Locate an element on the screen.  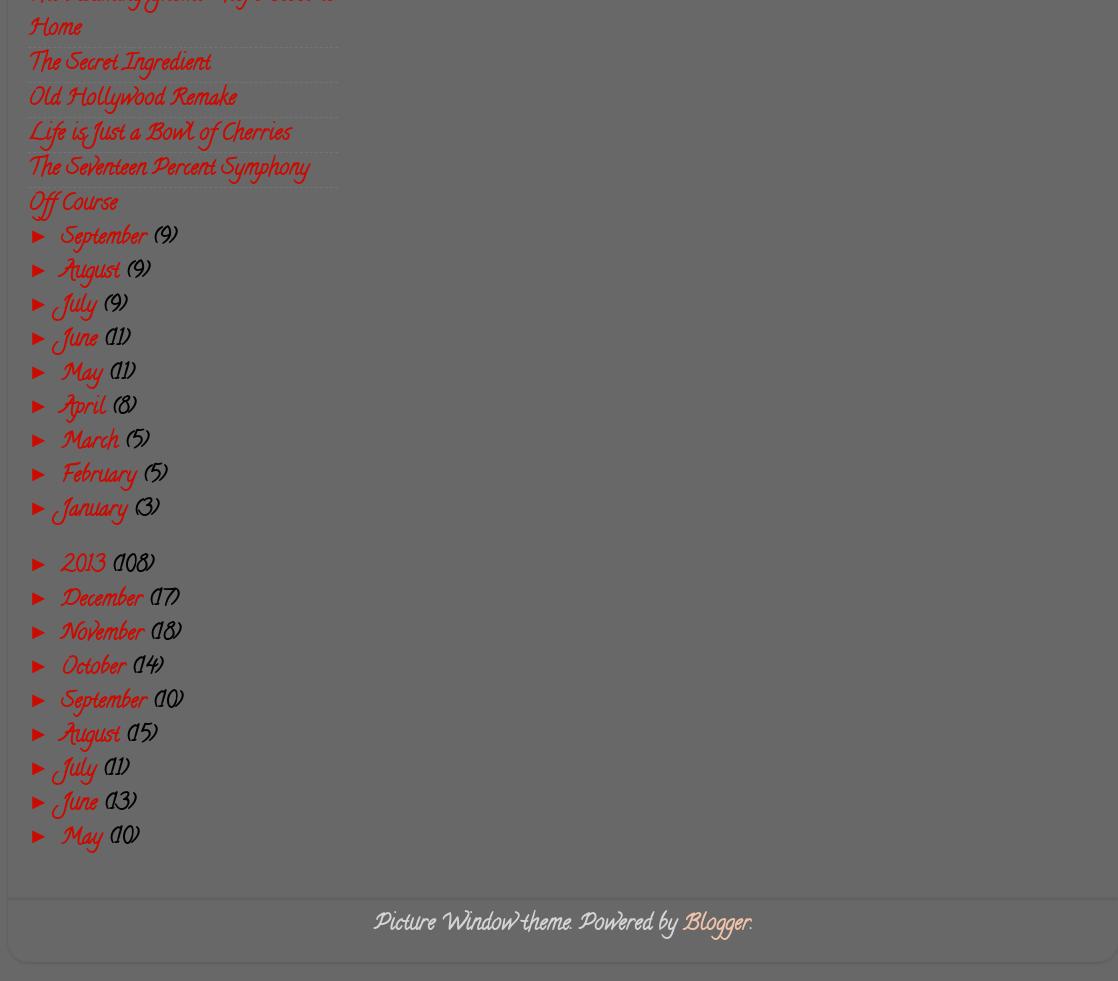
'Life is Just a Bowl of Cherries' is located at coordinates (158, 133).